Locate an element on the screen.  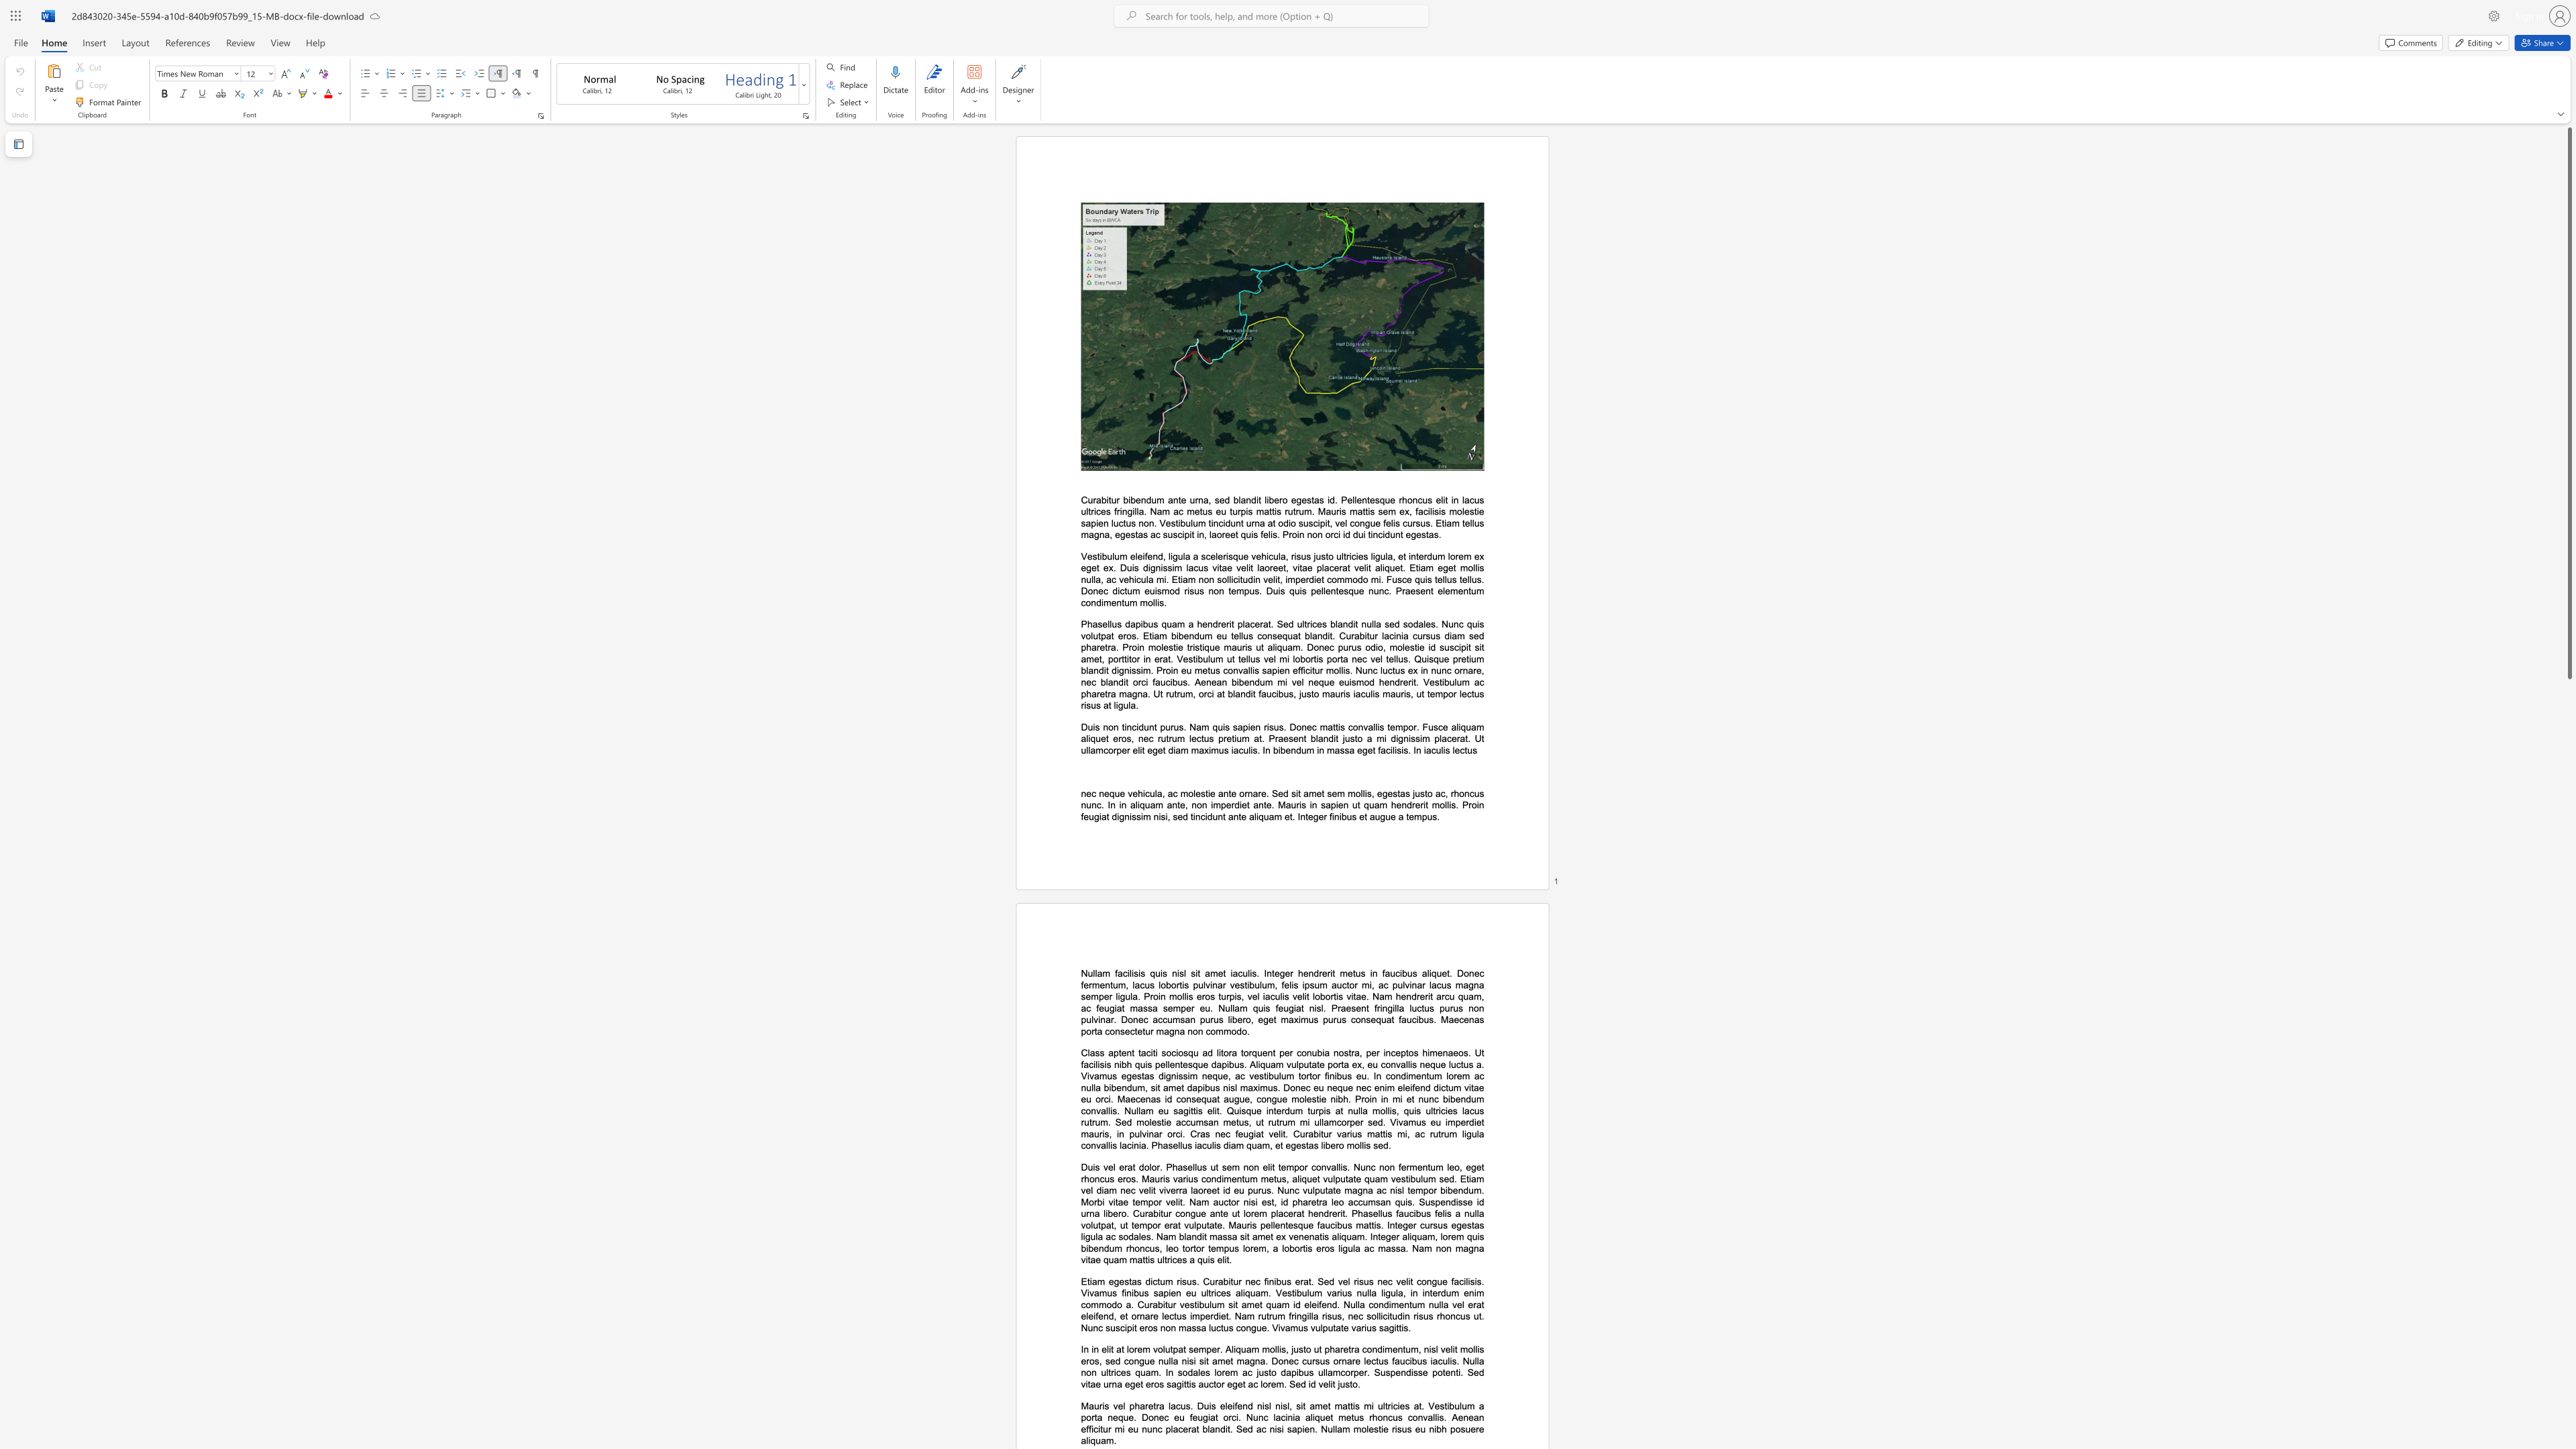
the subset text "e aliquam aliquet eros, nec rutrum lectus" within the text "Duis non tincidunt purus. Nam quis sapien risus. Donec mattis convallis tempor. Fusce aliquam aliquet eros, nec rutrum lectus pretium at. Praesent blandit justo a mi dignissim placerat. Ut ullamcorper elit eget diam maximus iaculis. In bibendum in massa eget facilisis. In iaculis lectus" is located at coordinates (1442, 726).